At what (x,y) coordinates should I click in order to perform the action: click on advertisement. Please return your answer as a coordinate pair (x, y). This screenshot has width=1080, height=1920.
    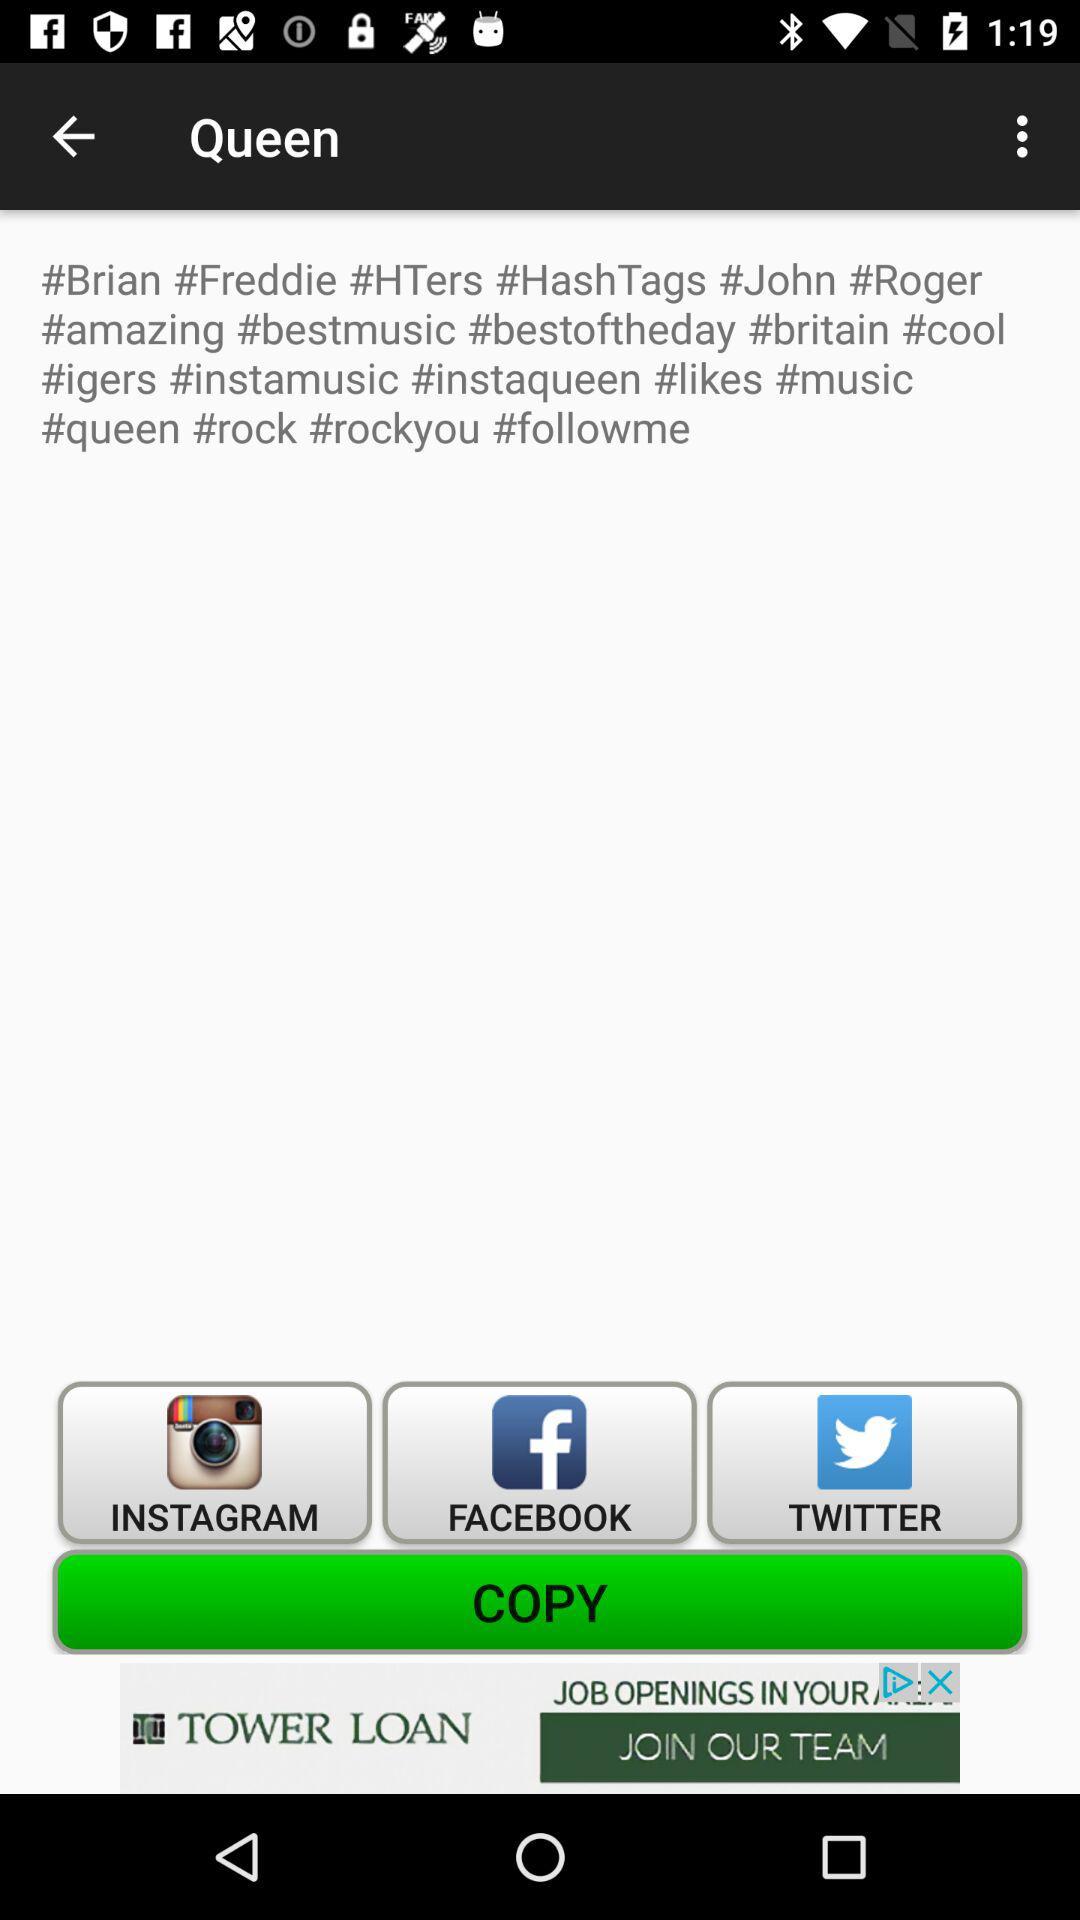
    Looking at the image, I should click on (540, 1727).